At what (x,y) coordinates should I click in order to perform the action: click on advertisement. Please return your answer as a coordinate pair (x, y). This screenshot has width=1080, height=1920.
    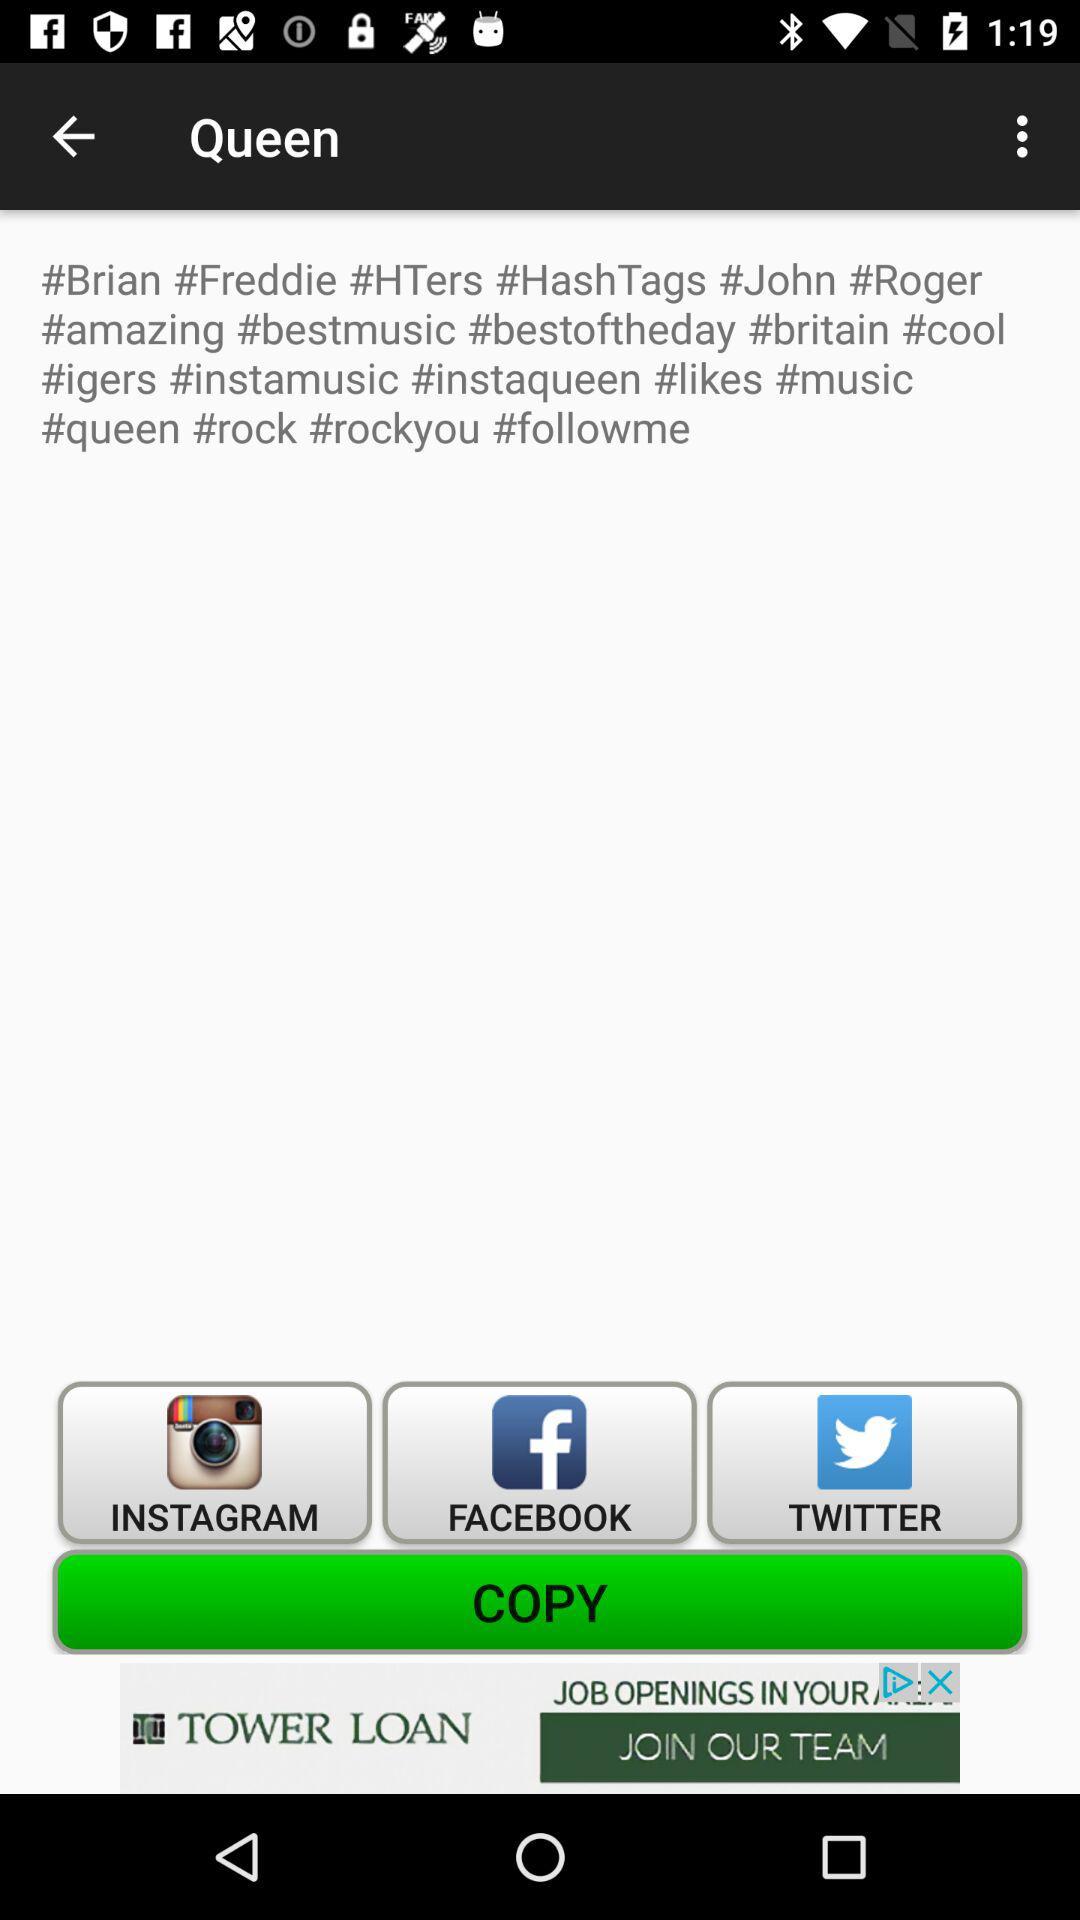
    Looking at the image, I should click on (540, 1727).